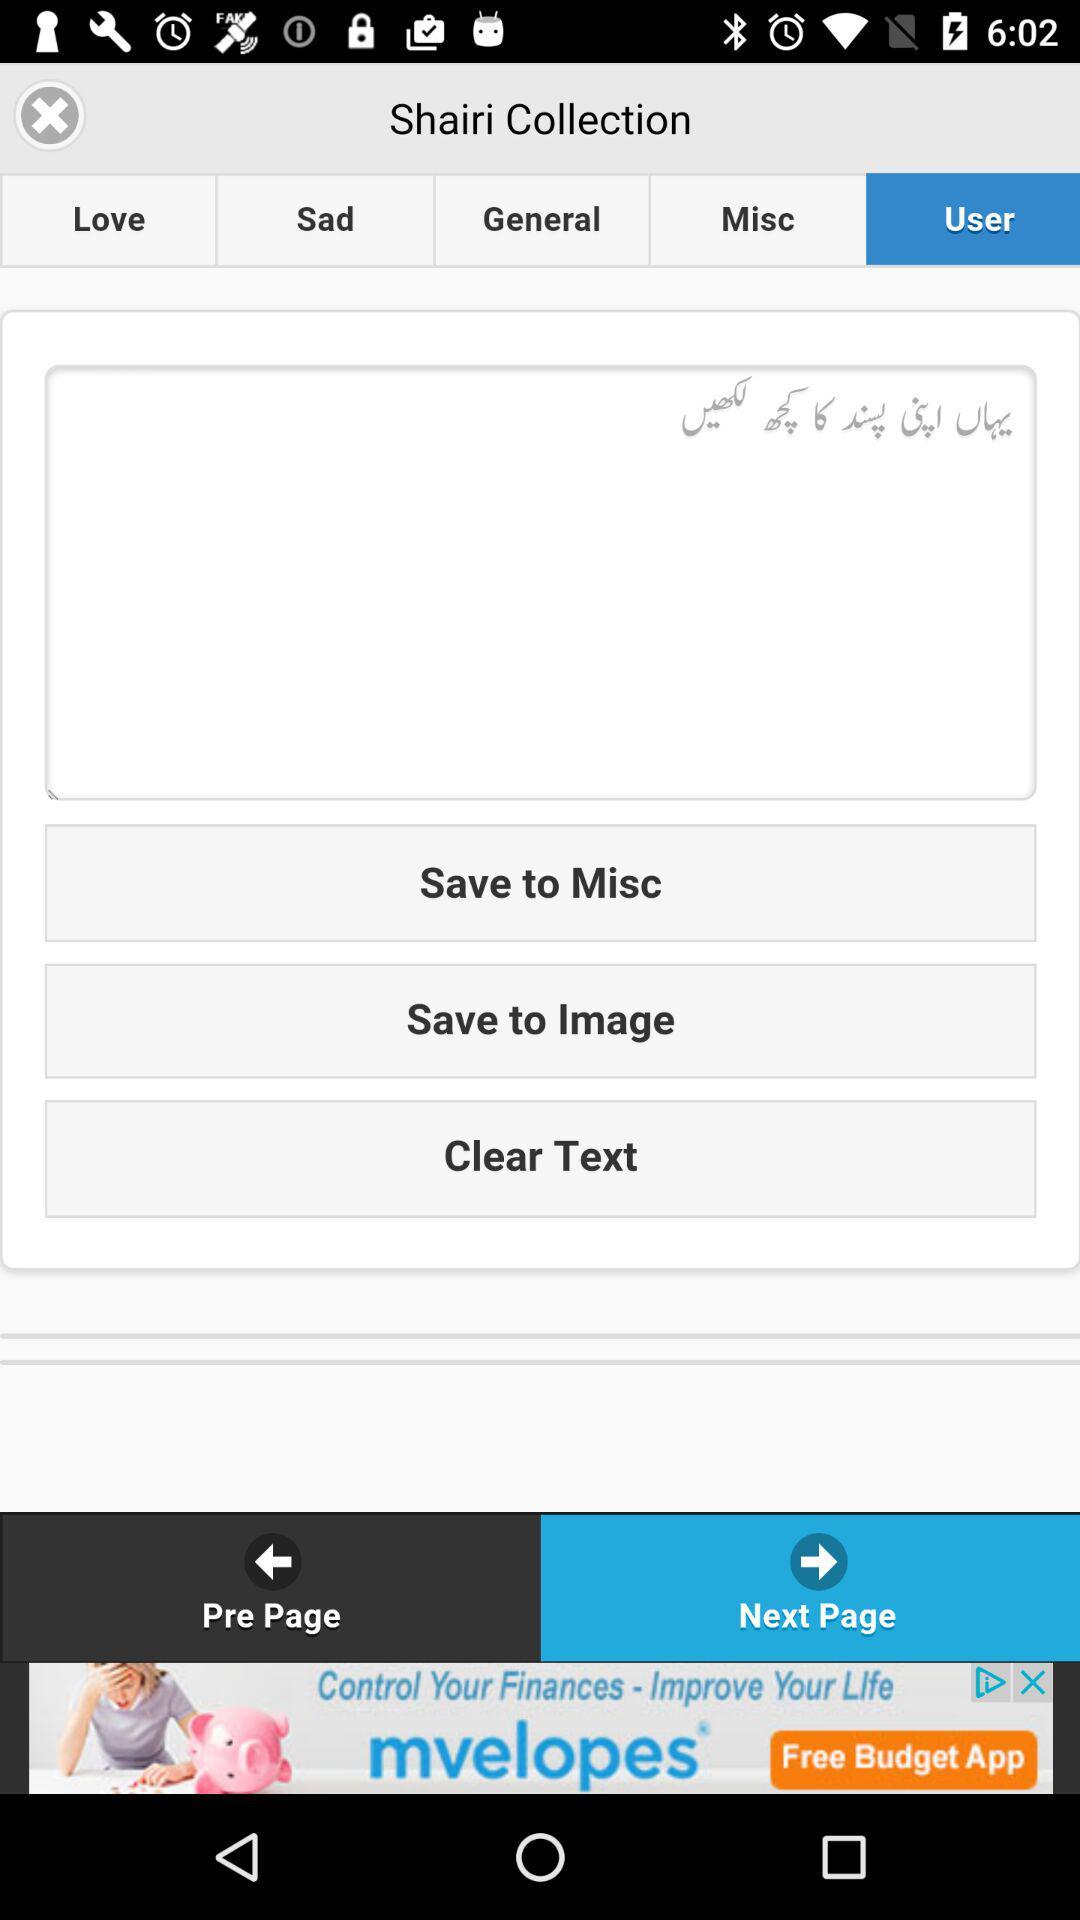 The image size is (1080, 1920). I want to click on advertisement at bottom, so click(540, 1727).